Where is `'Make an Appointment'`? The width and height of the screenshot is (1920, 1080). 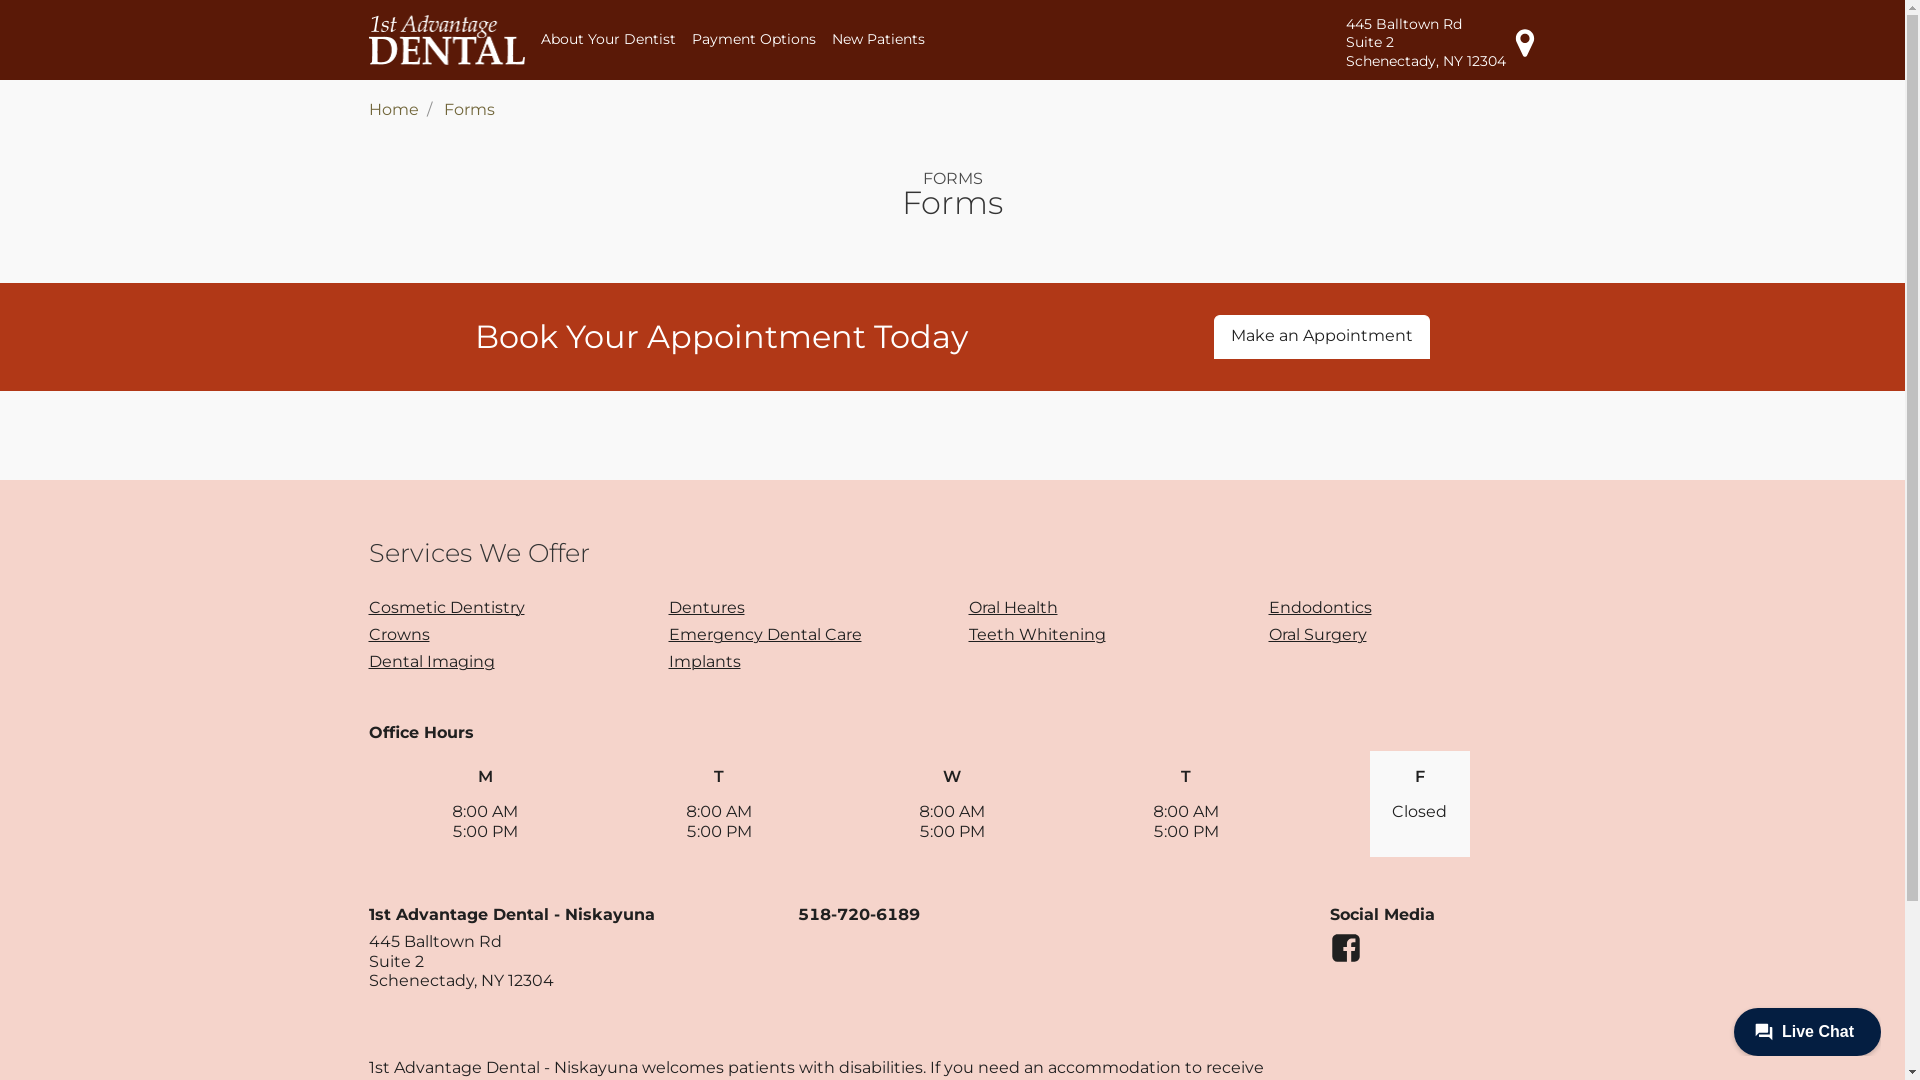 'Make an Appointment' is located at coordinates (1321, 335).